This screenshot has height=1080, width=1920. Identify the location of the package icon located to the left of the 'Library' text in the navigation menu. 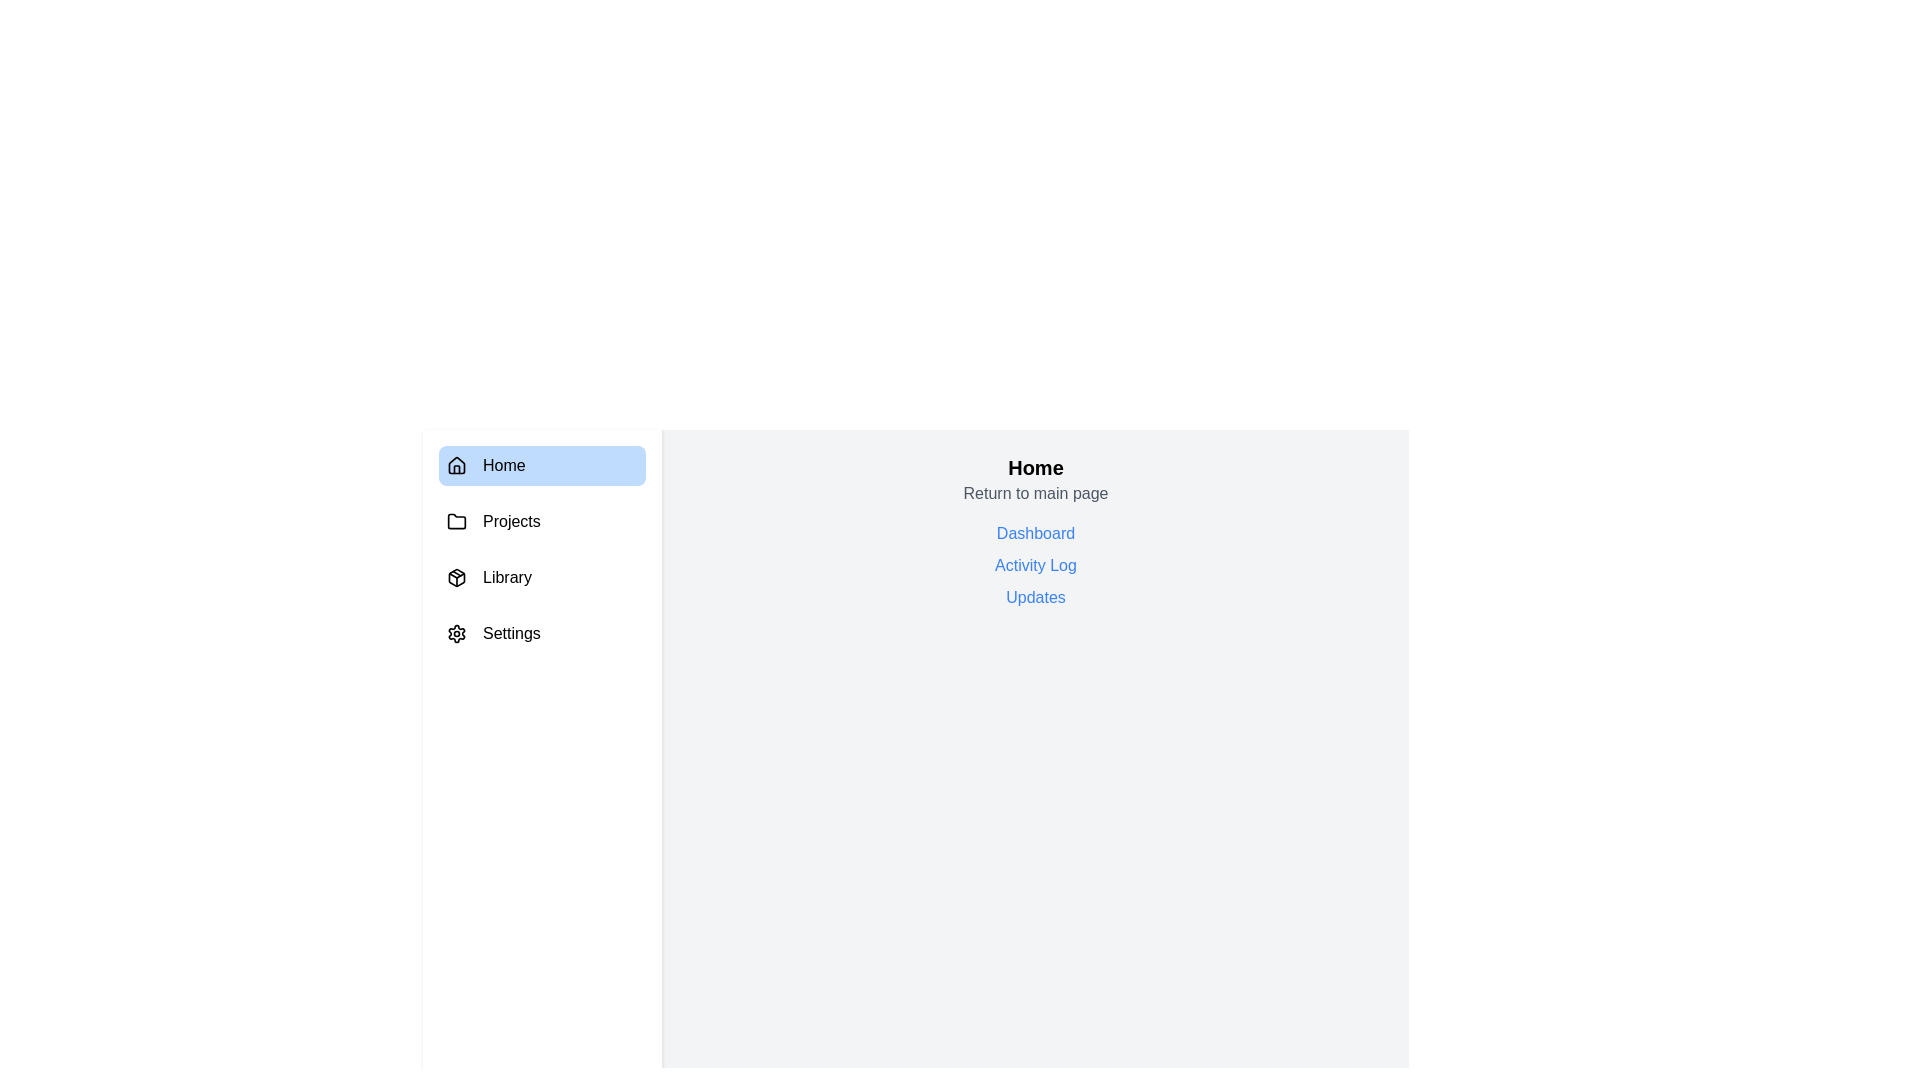
(455, 578).